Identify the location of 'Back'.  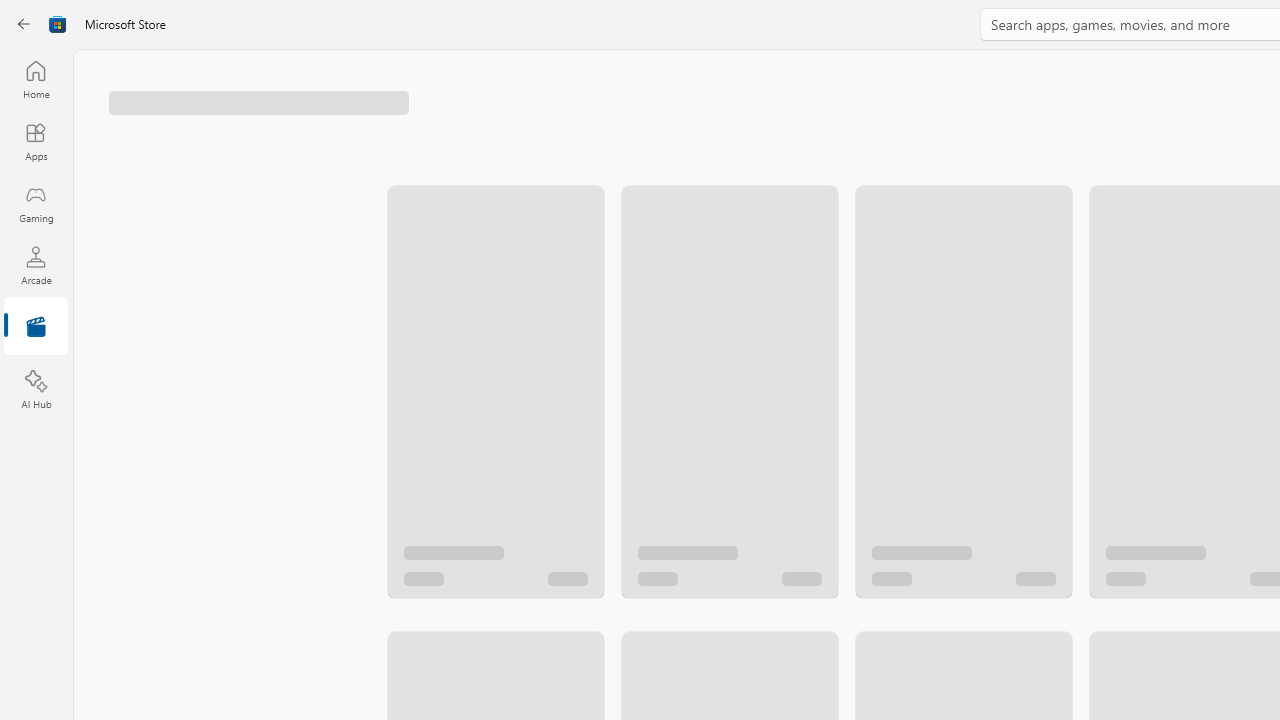
(24, 24).